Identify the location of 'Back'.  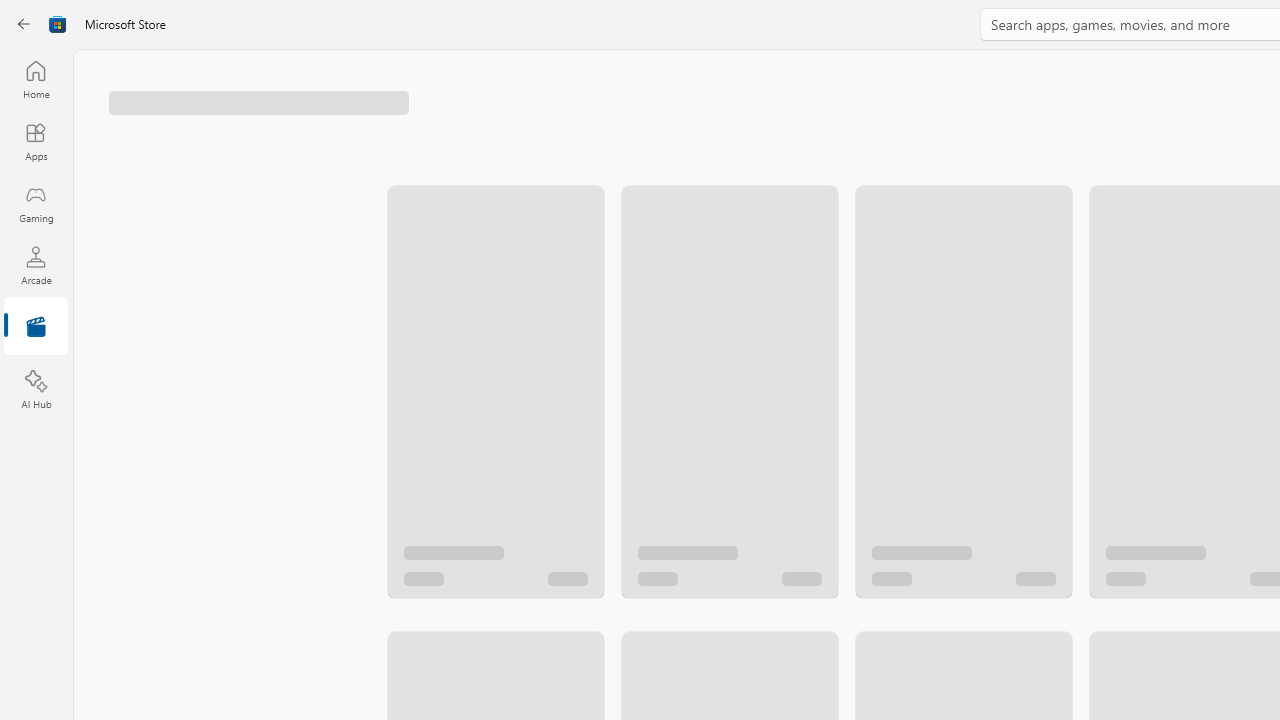
(24, 24).